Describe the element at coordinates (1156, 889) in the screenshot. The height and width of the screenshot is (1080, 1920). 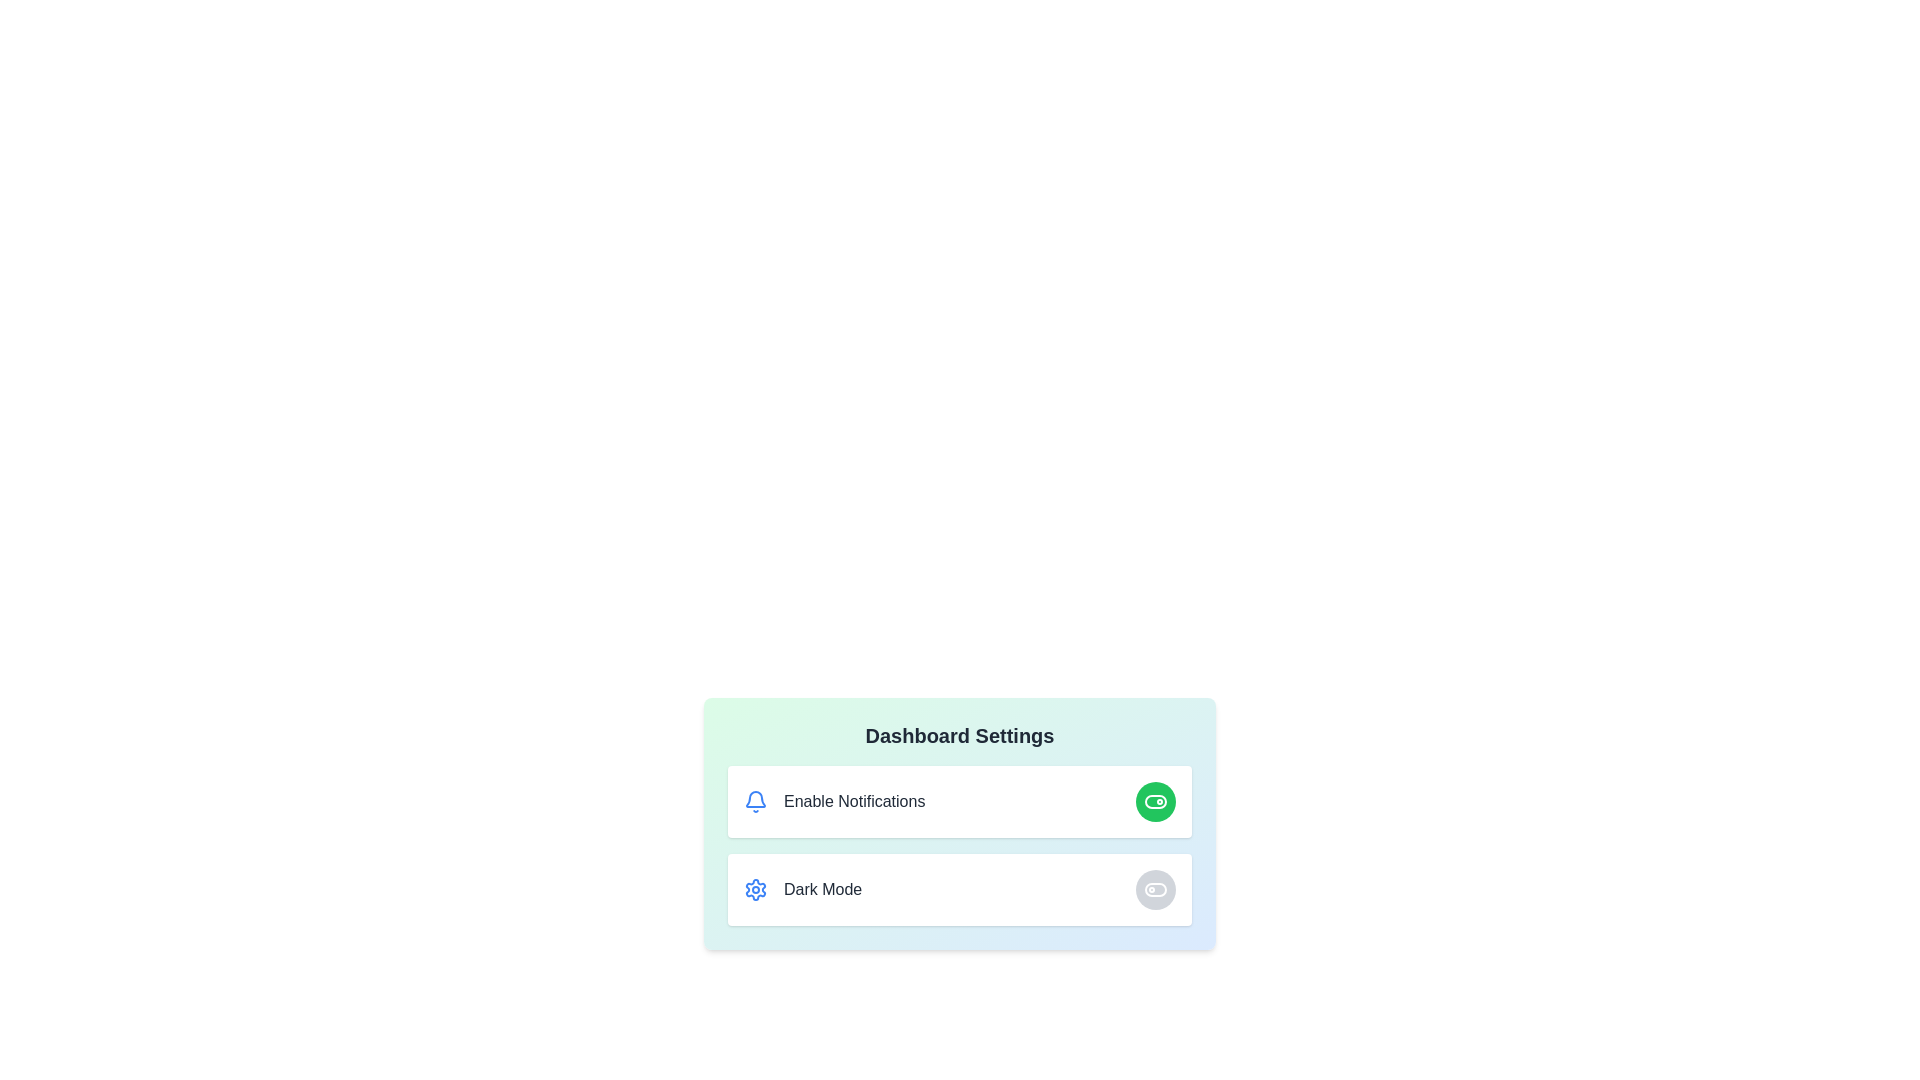
I see `the circular toggle icon in the settings interface to switch between dark and light modes, located to the right of the 'Dark Mode' label` at that location.